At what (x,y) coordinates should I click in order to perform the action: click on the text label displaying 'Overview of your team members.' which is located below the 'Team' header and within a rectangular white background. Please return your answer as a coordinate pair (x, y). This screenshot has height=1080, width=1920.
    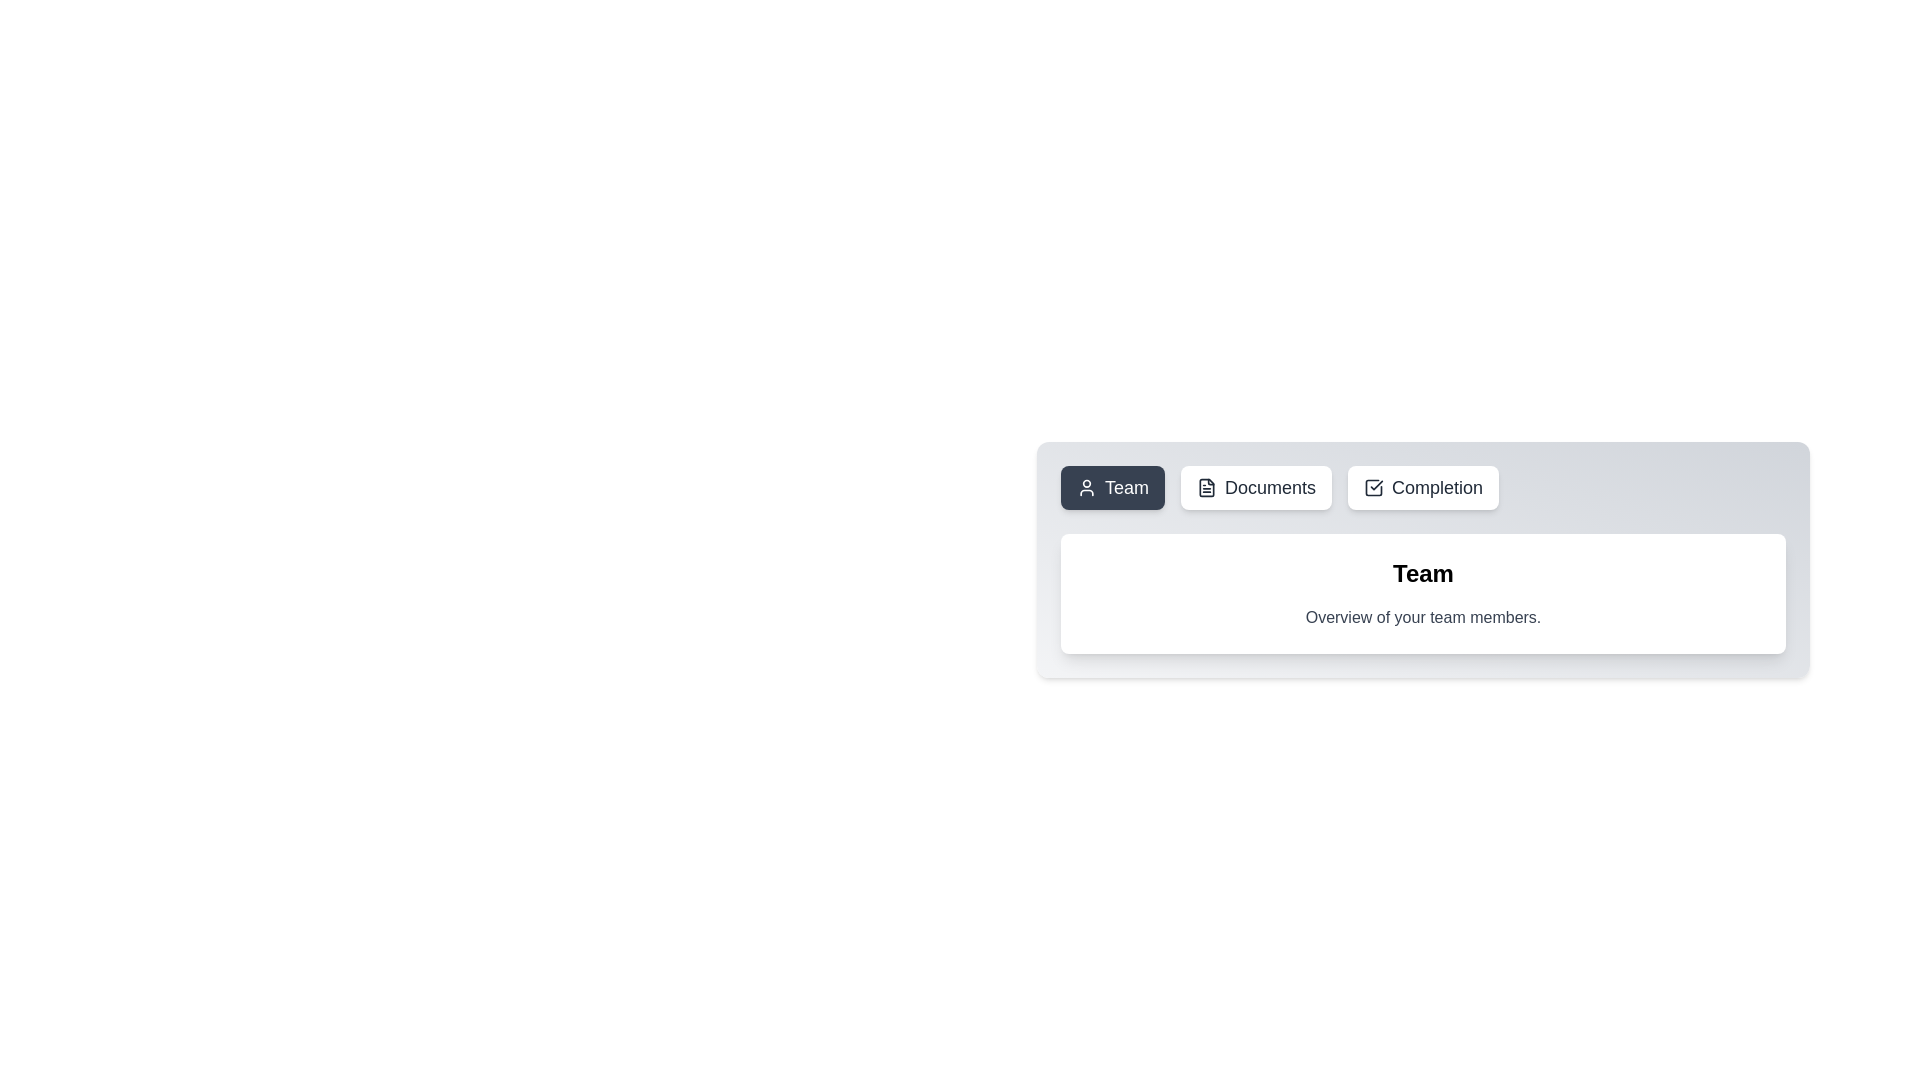
    Looking at the image, I should click on (1422, 616).